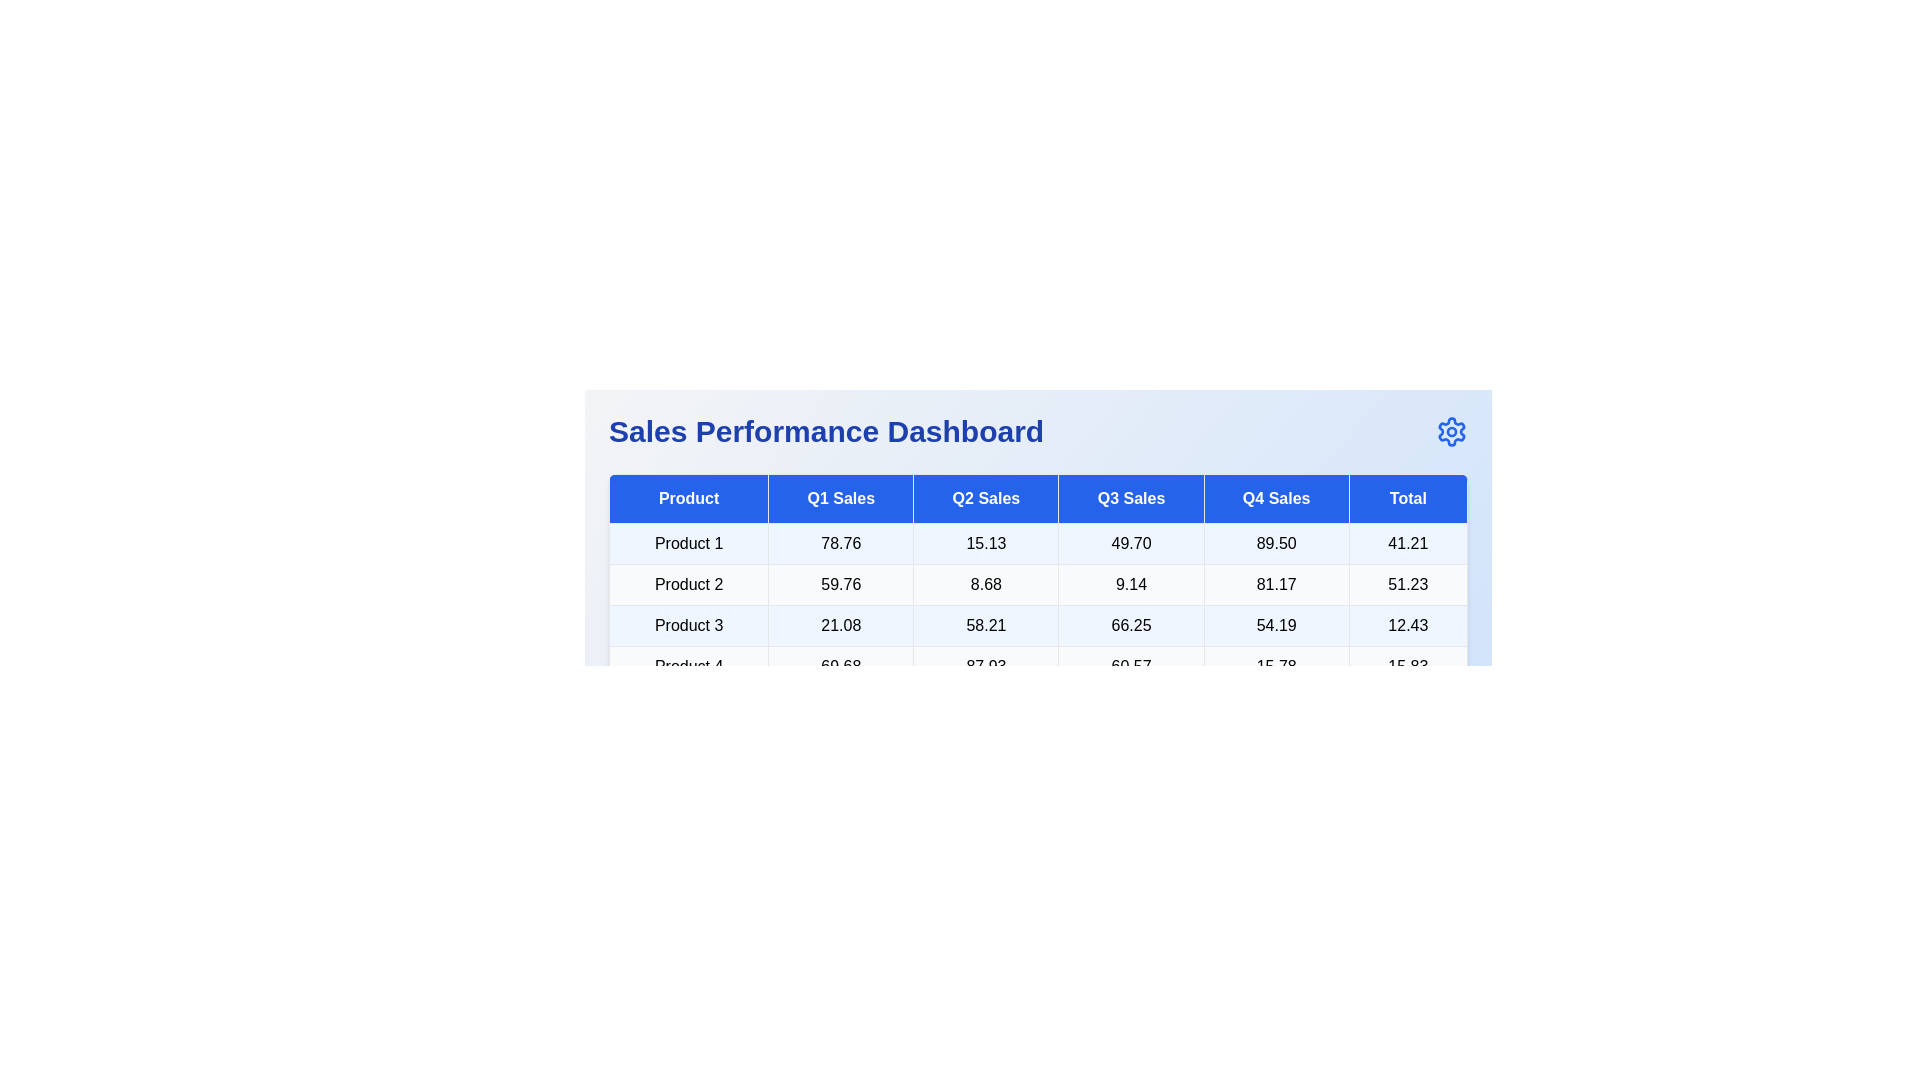 This screenshot has width=1920, height=1080. I want to click on the header Q4 Sales to sort the table by that column, so click(1275, 497).